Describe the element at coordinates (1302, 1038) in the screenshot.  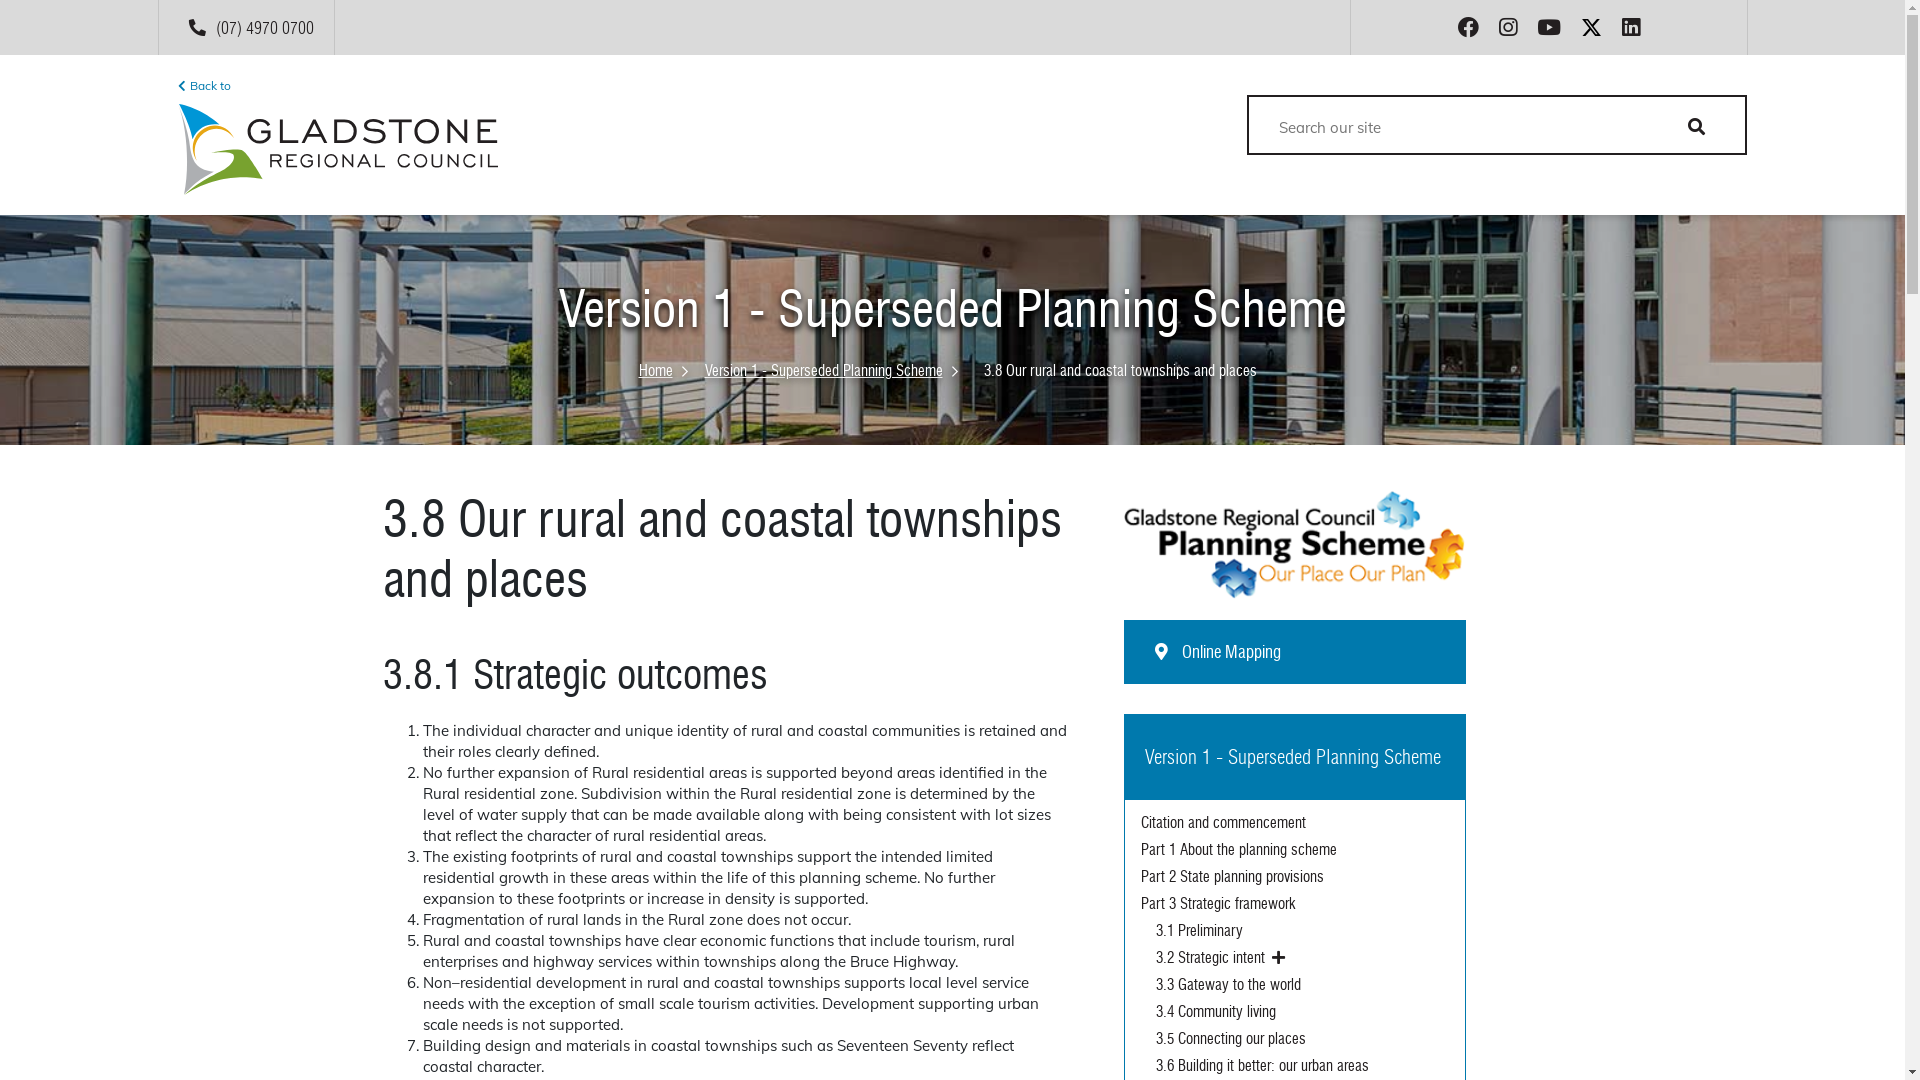
I see `'3.5 Connecting our places'` at that location.